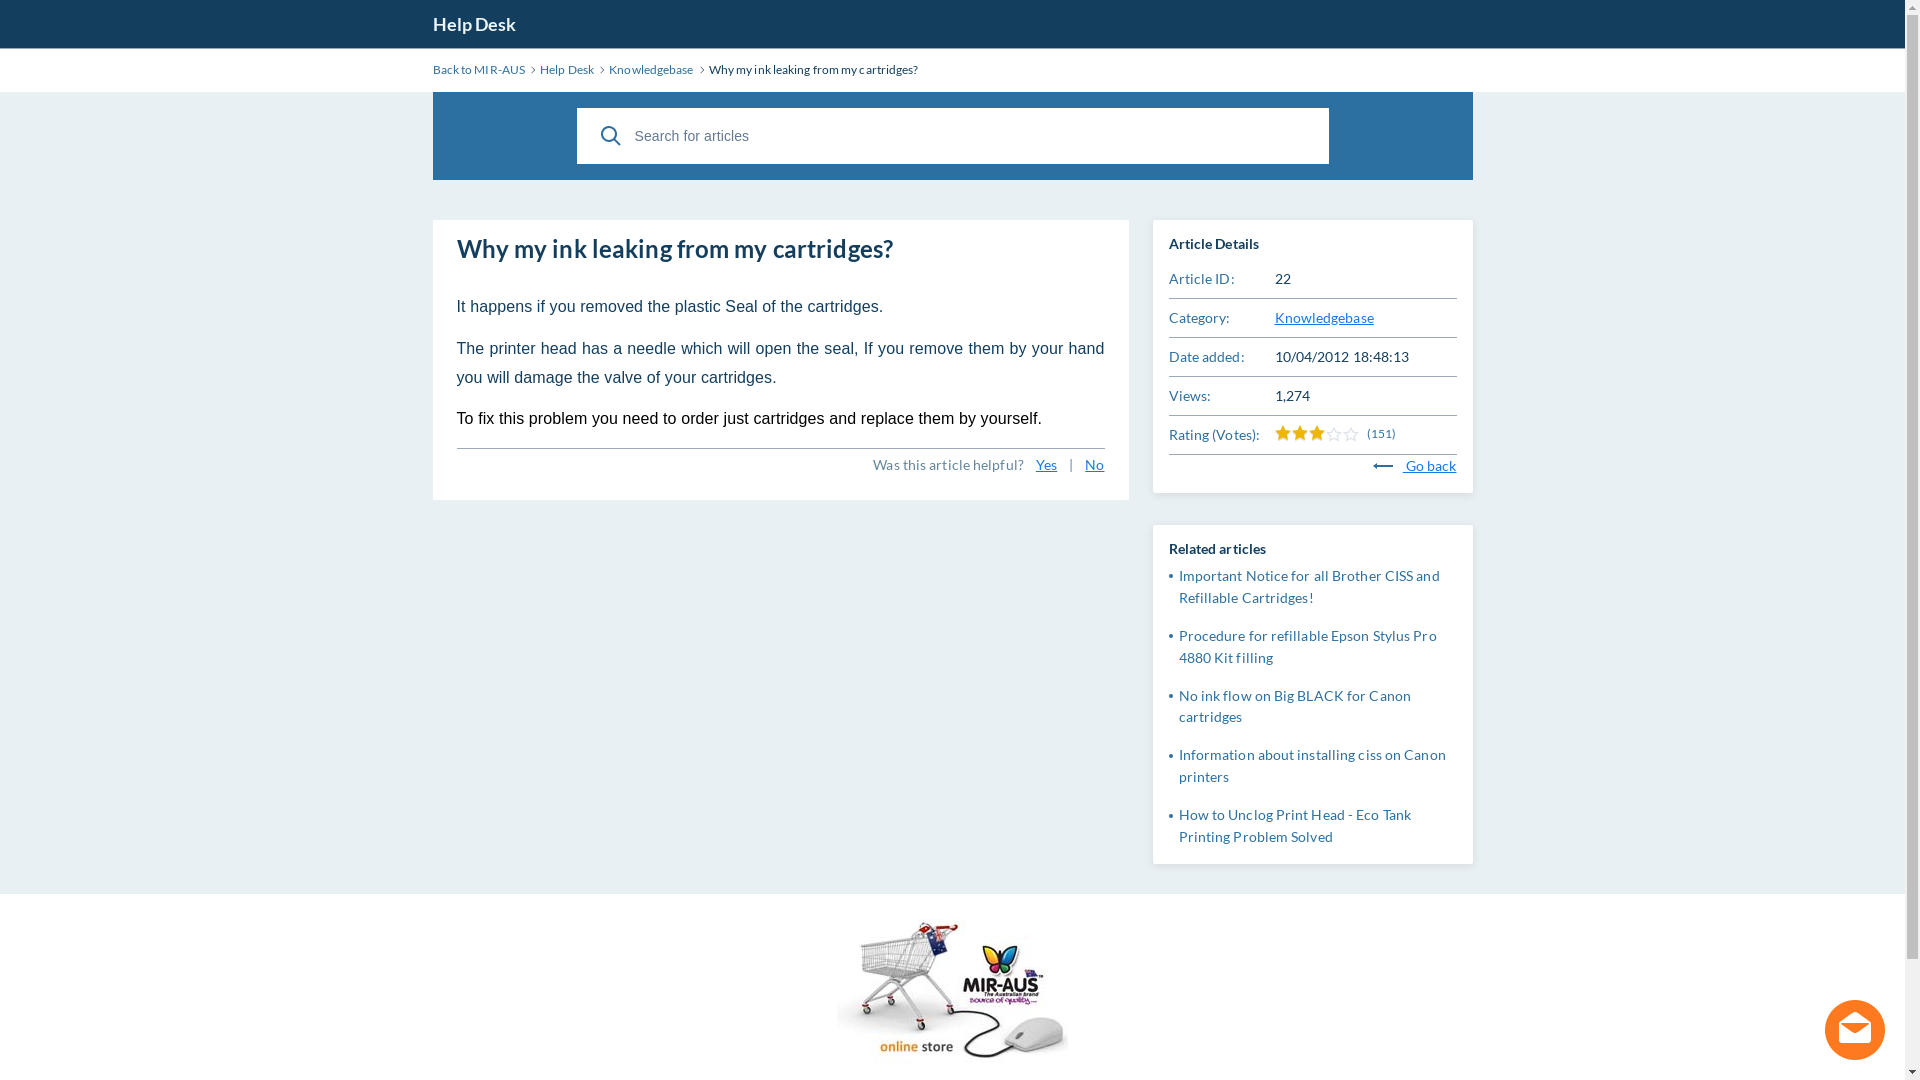  Describe the element at coordinates (1177, 705) in the screenshot. I see `'No ink flow on Big BLACK for Canon cartridges'` at that location.